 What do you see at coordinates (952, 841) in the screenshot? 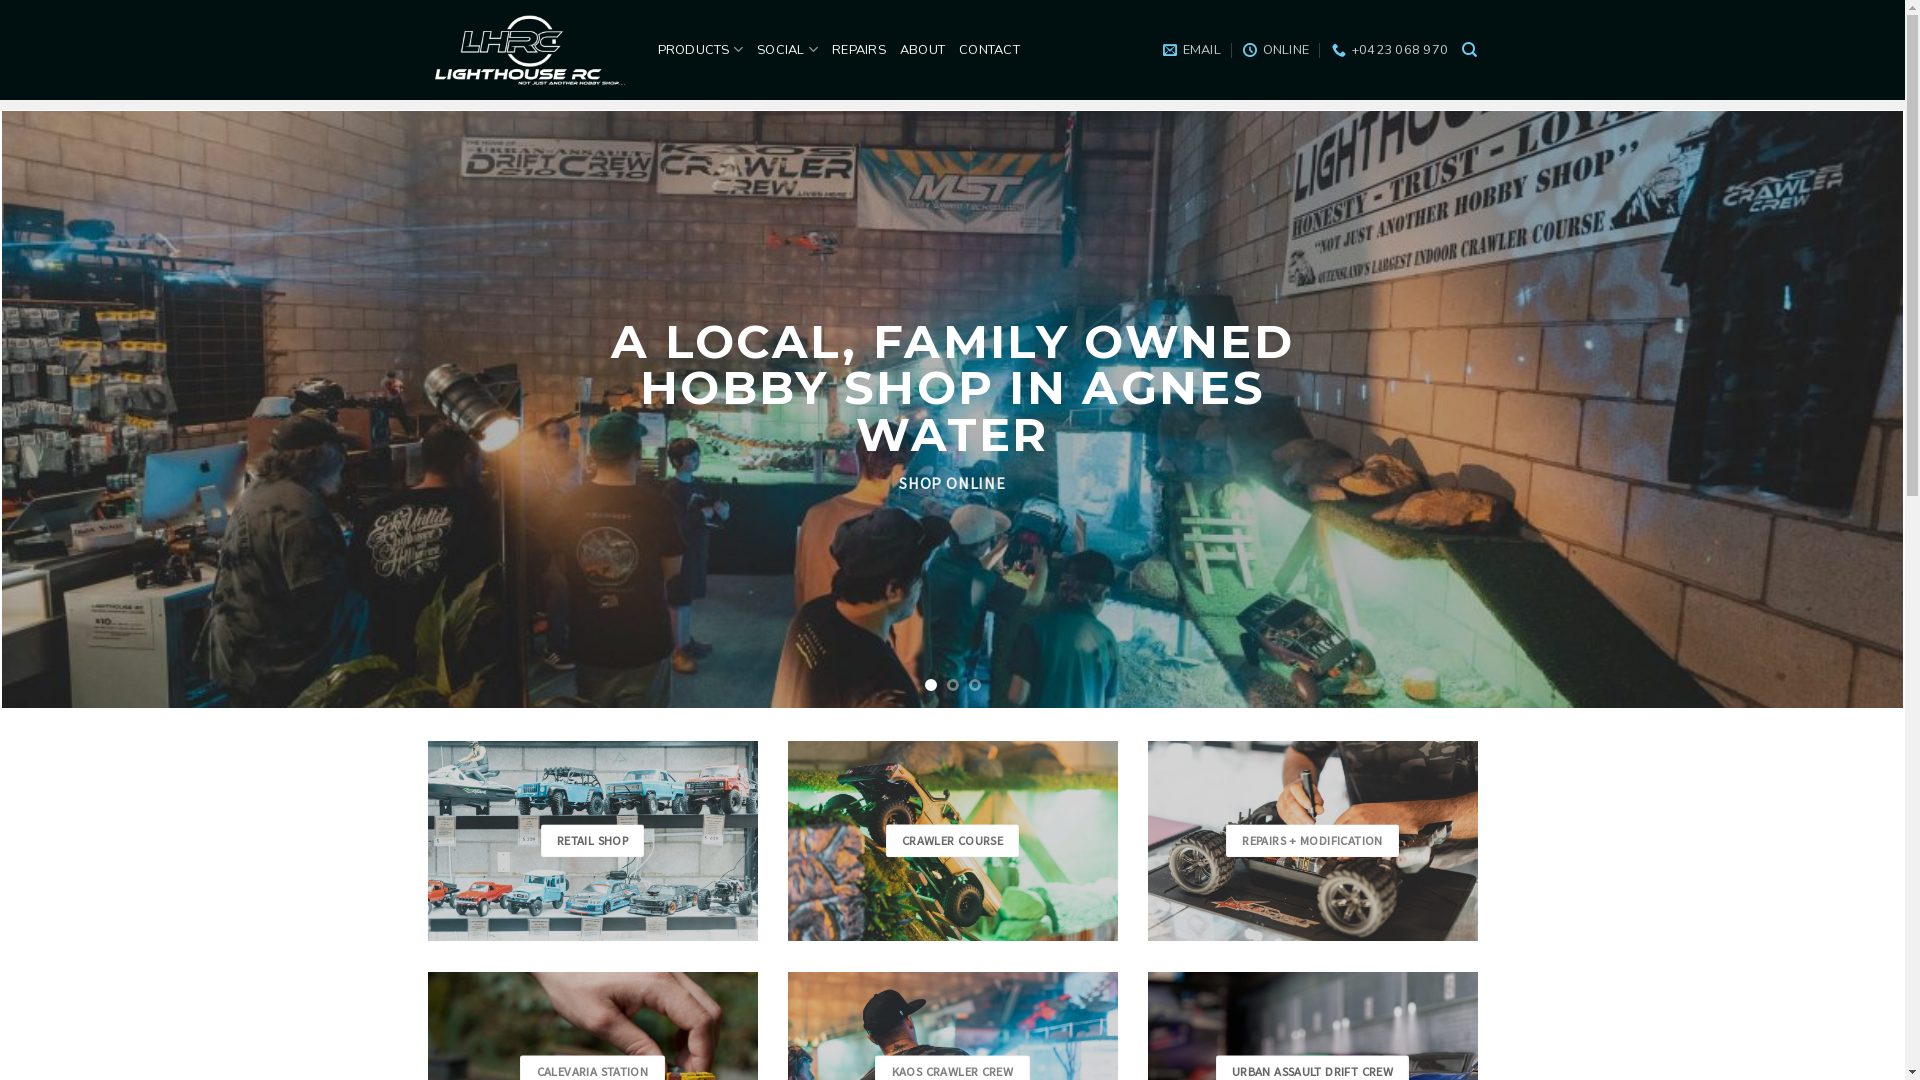
I see `'CRAWLER COURSE'` at bounding box center [952, 841].